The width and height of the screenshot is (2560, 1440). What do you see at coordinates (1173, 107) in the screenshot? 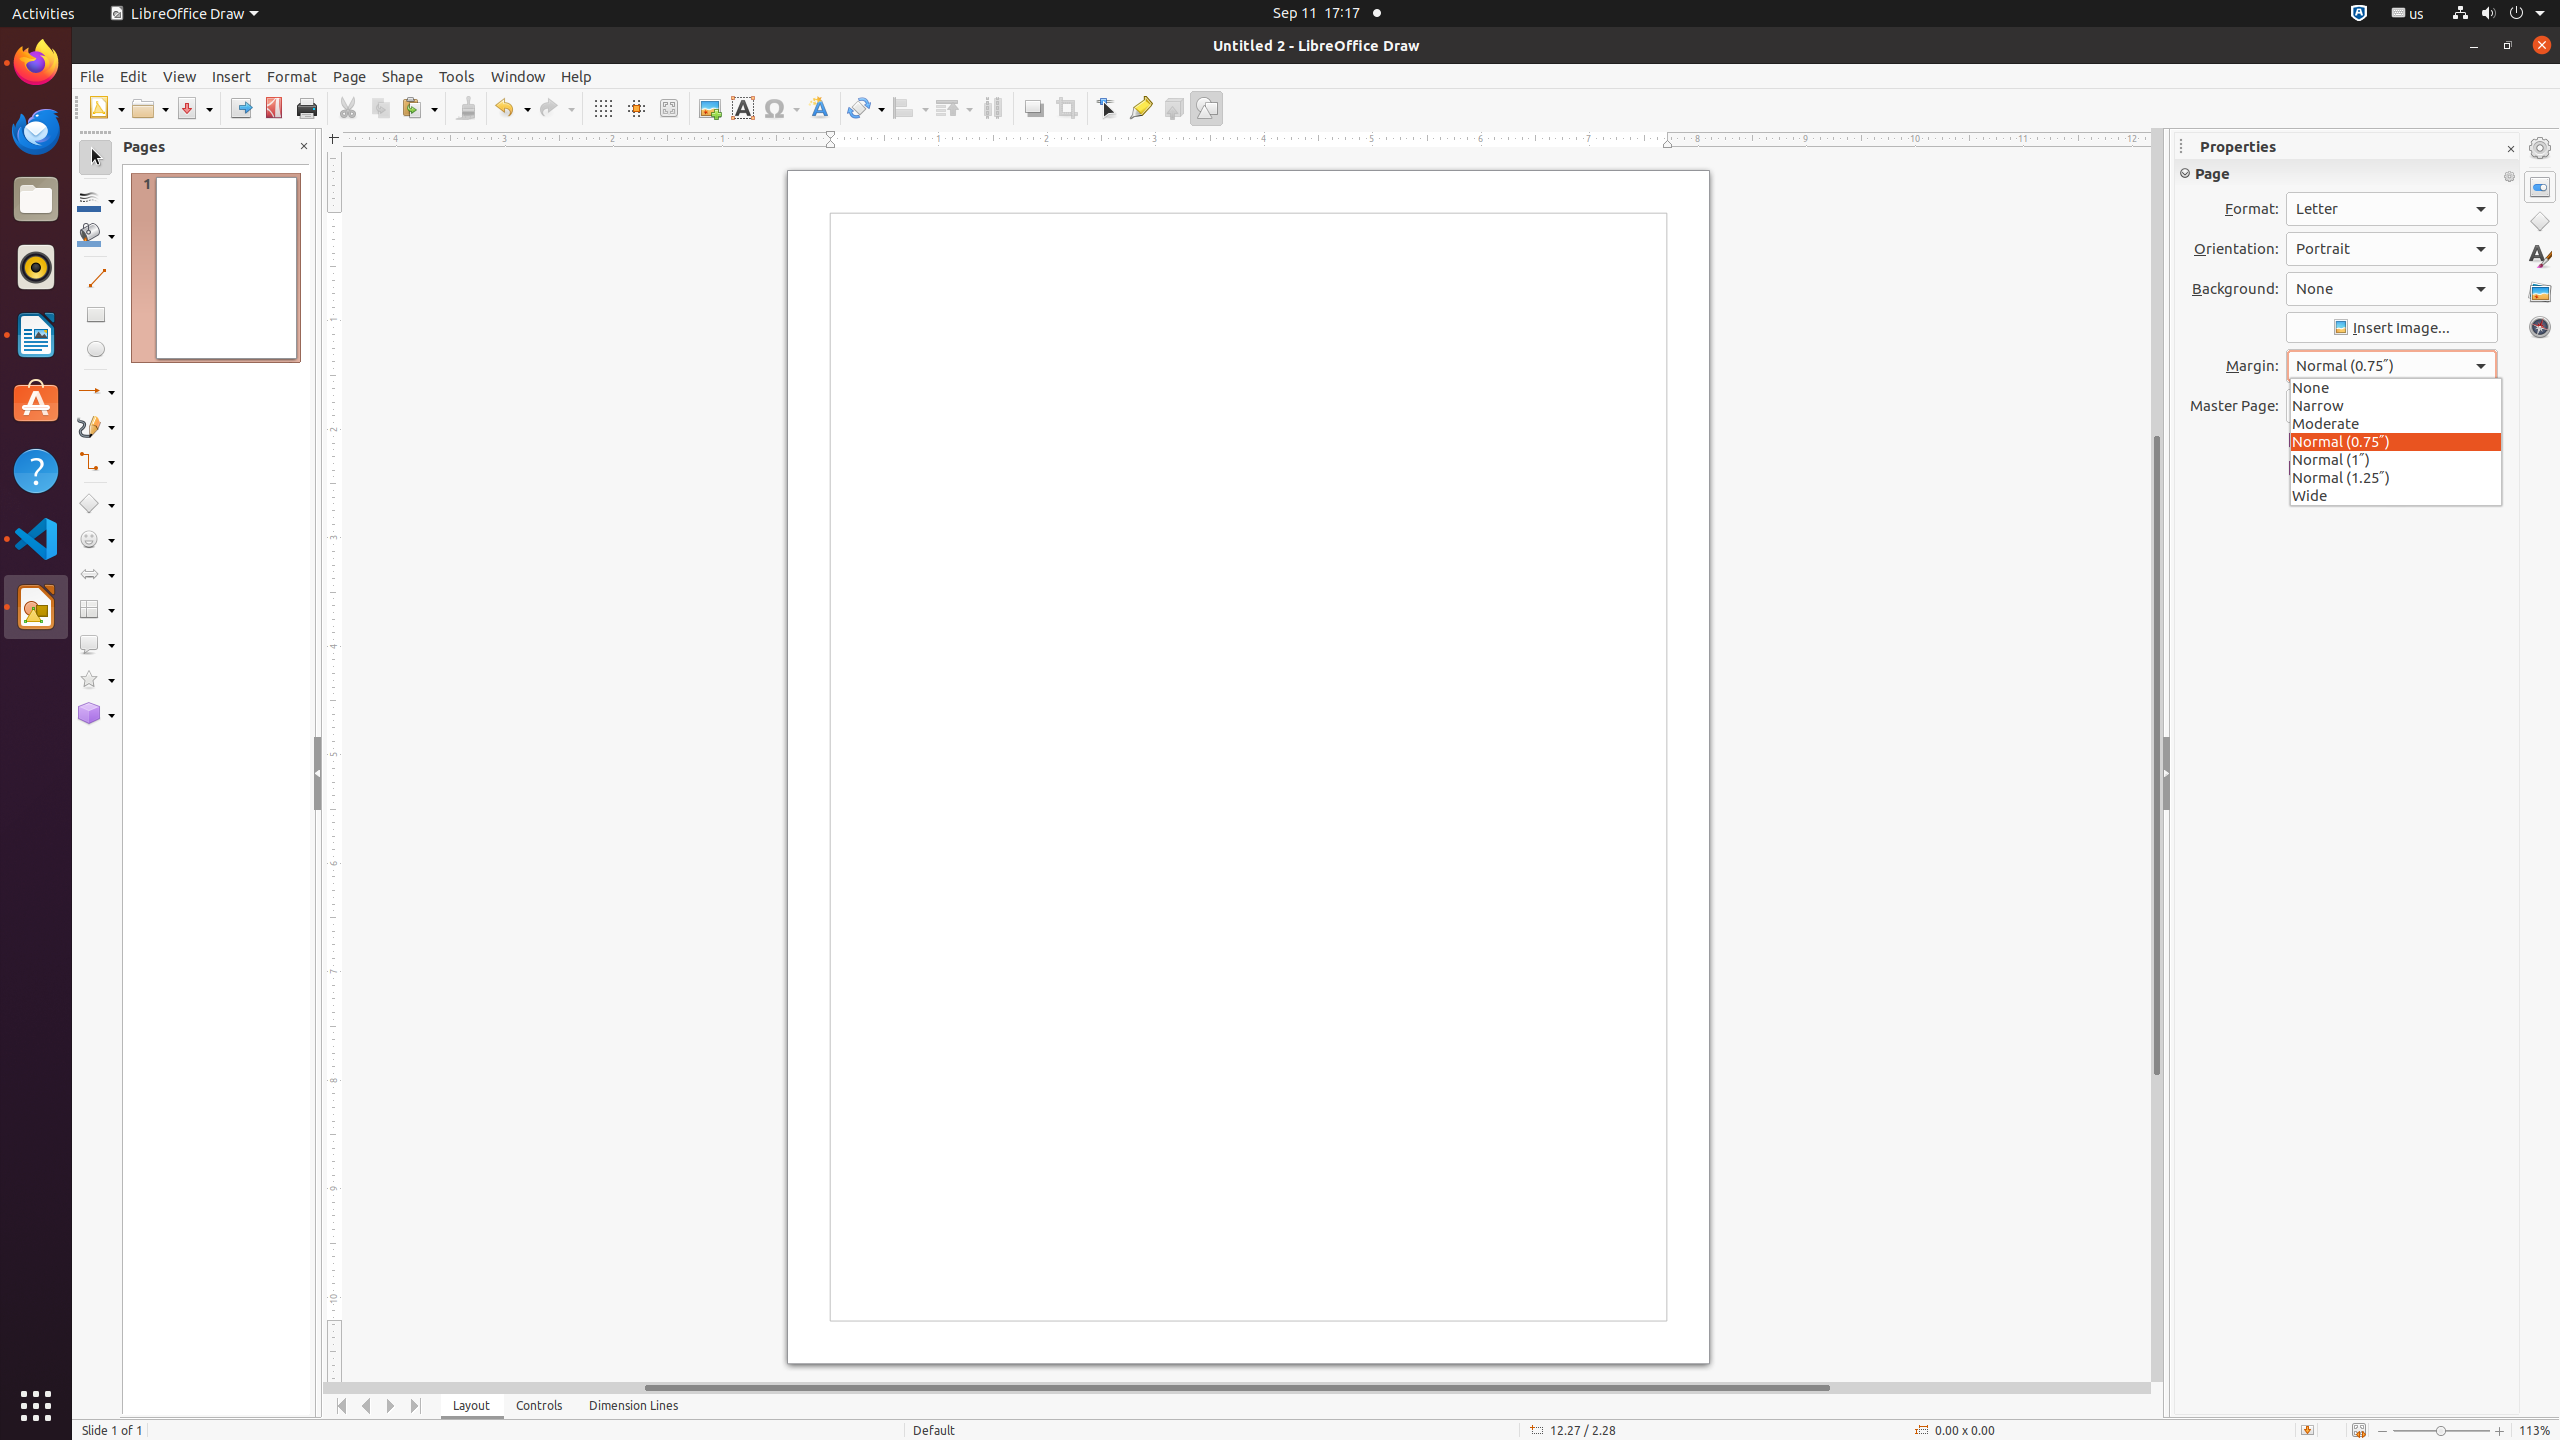
I see `'Toggle Extrusion'` at bounding box center [1173, 107].